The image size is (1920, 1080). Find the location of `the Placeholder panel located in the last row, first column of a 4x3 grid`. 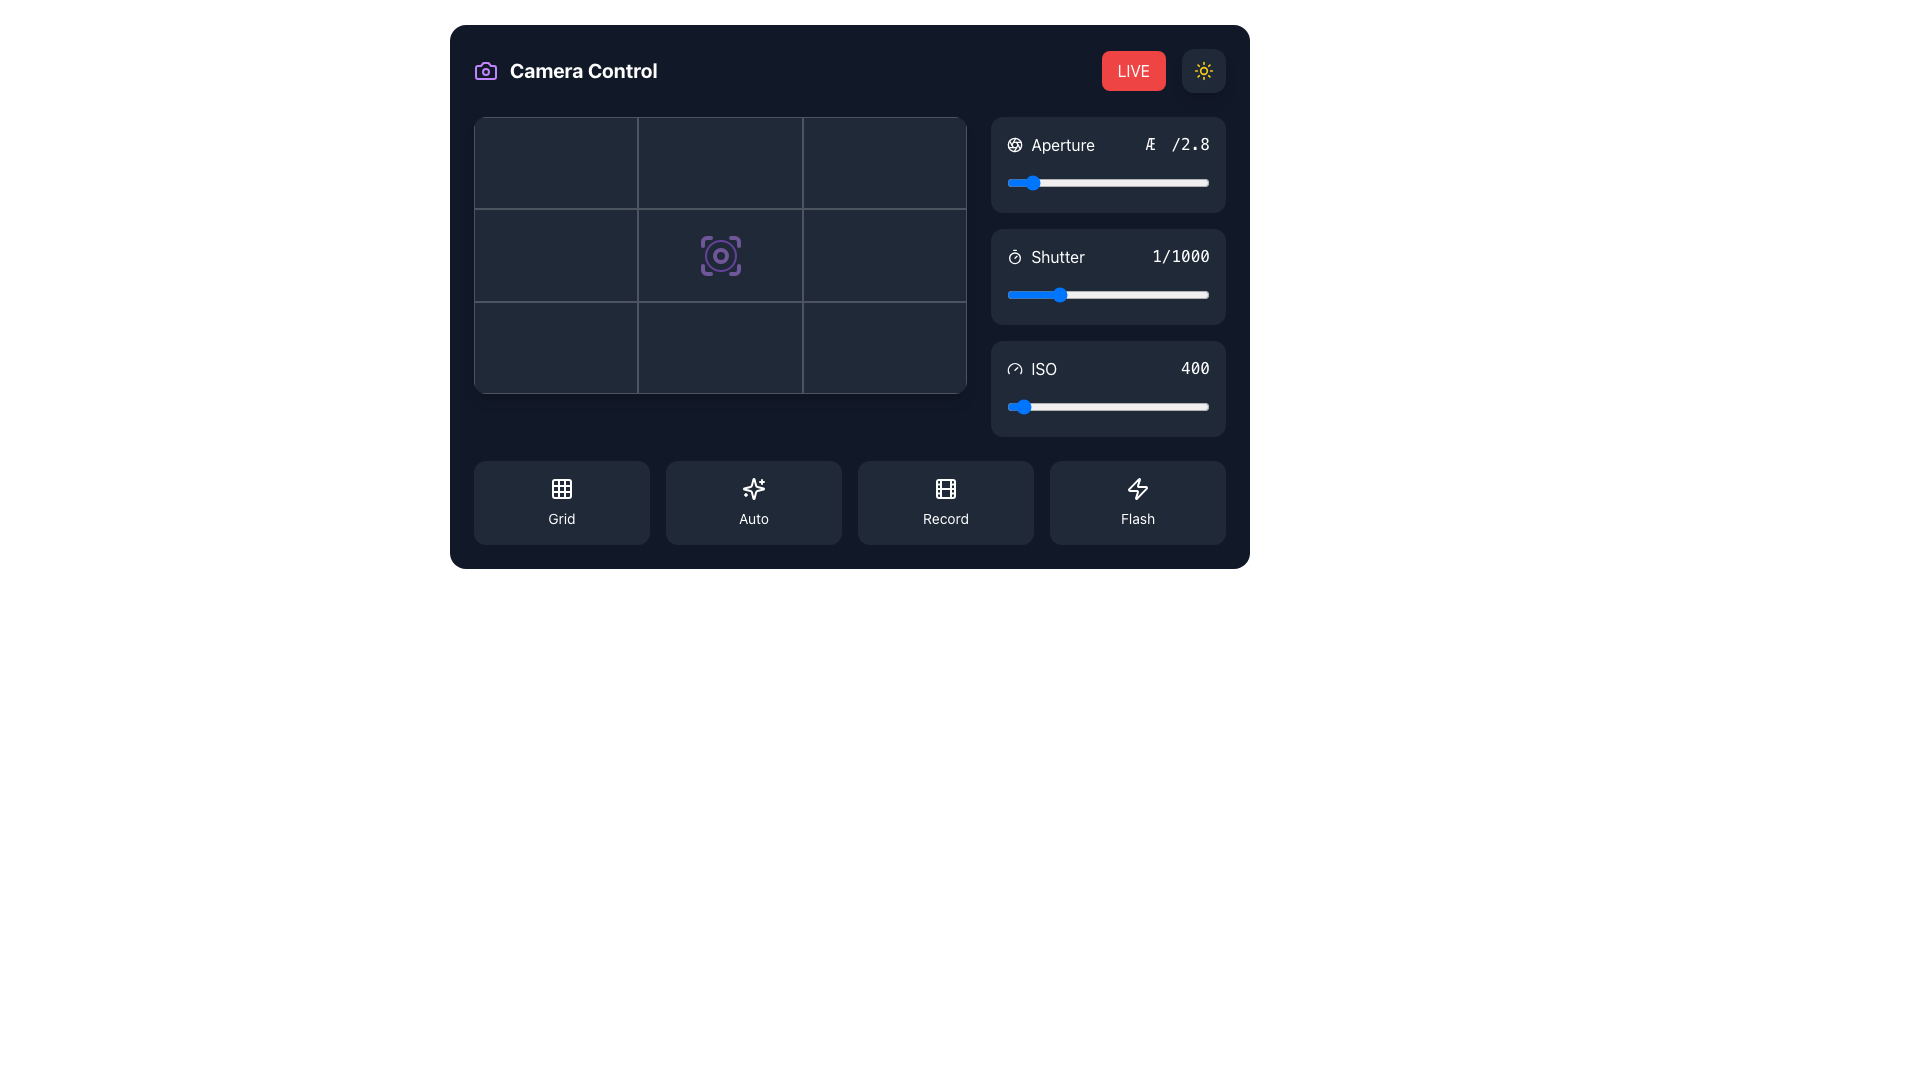

the Placeholder panel located in the last row, first column of a 4x3 grid is located at coordinates (556, 347).